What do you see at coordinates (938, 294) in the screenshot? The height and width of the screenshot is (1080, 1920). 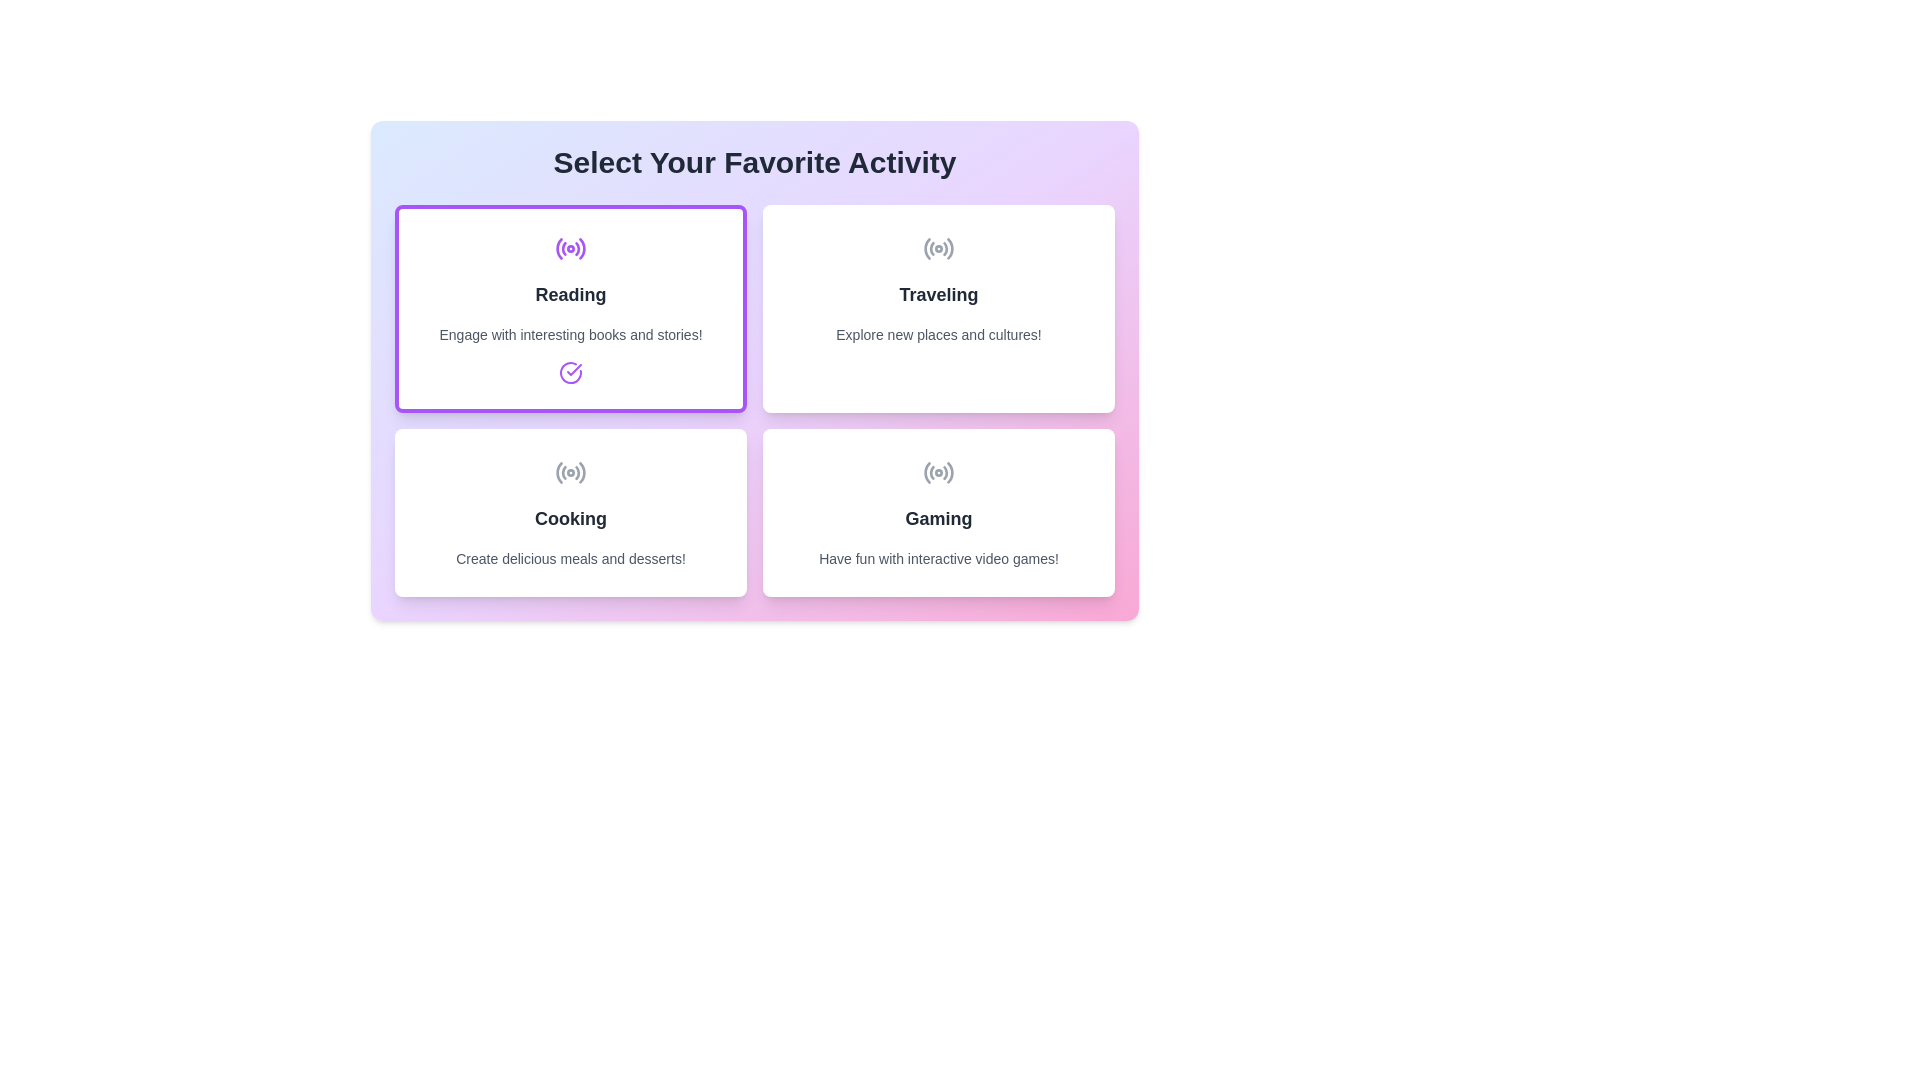 I see `the 'Traveling' text label, which is styled in bold dark gray and located in the second activity card of a 2x2 grid layout` at bounding box center [938, 294].